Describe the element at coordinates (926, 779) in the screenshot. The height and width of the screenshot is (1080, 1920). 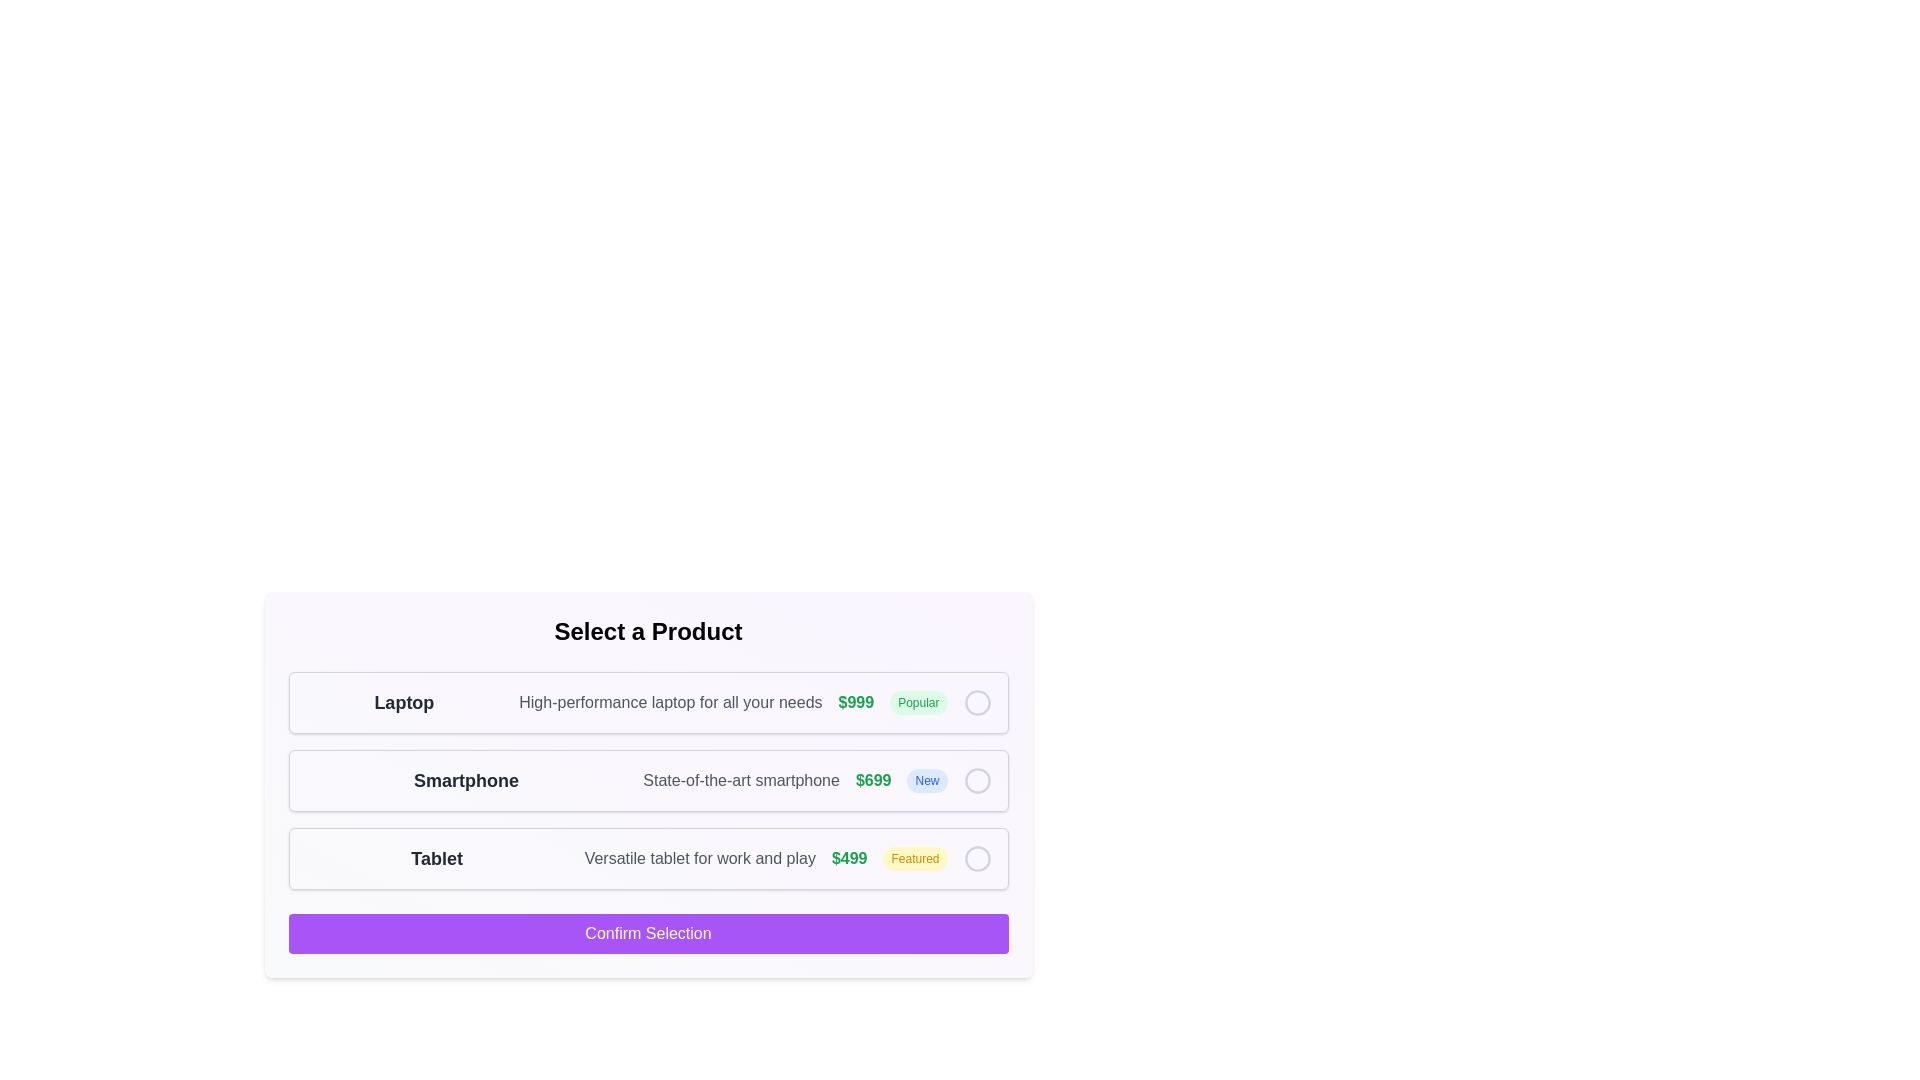
I see `the non-interactive badge indicating the new status of the smartphone product, located to the immediate right of the price ('$699')` at that location.